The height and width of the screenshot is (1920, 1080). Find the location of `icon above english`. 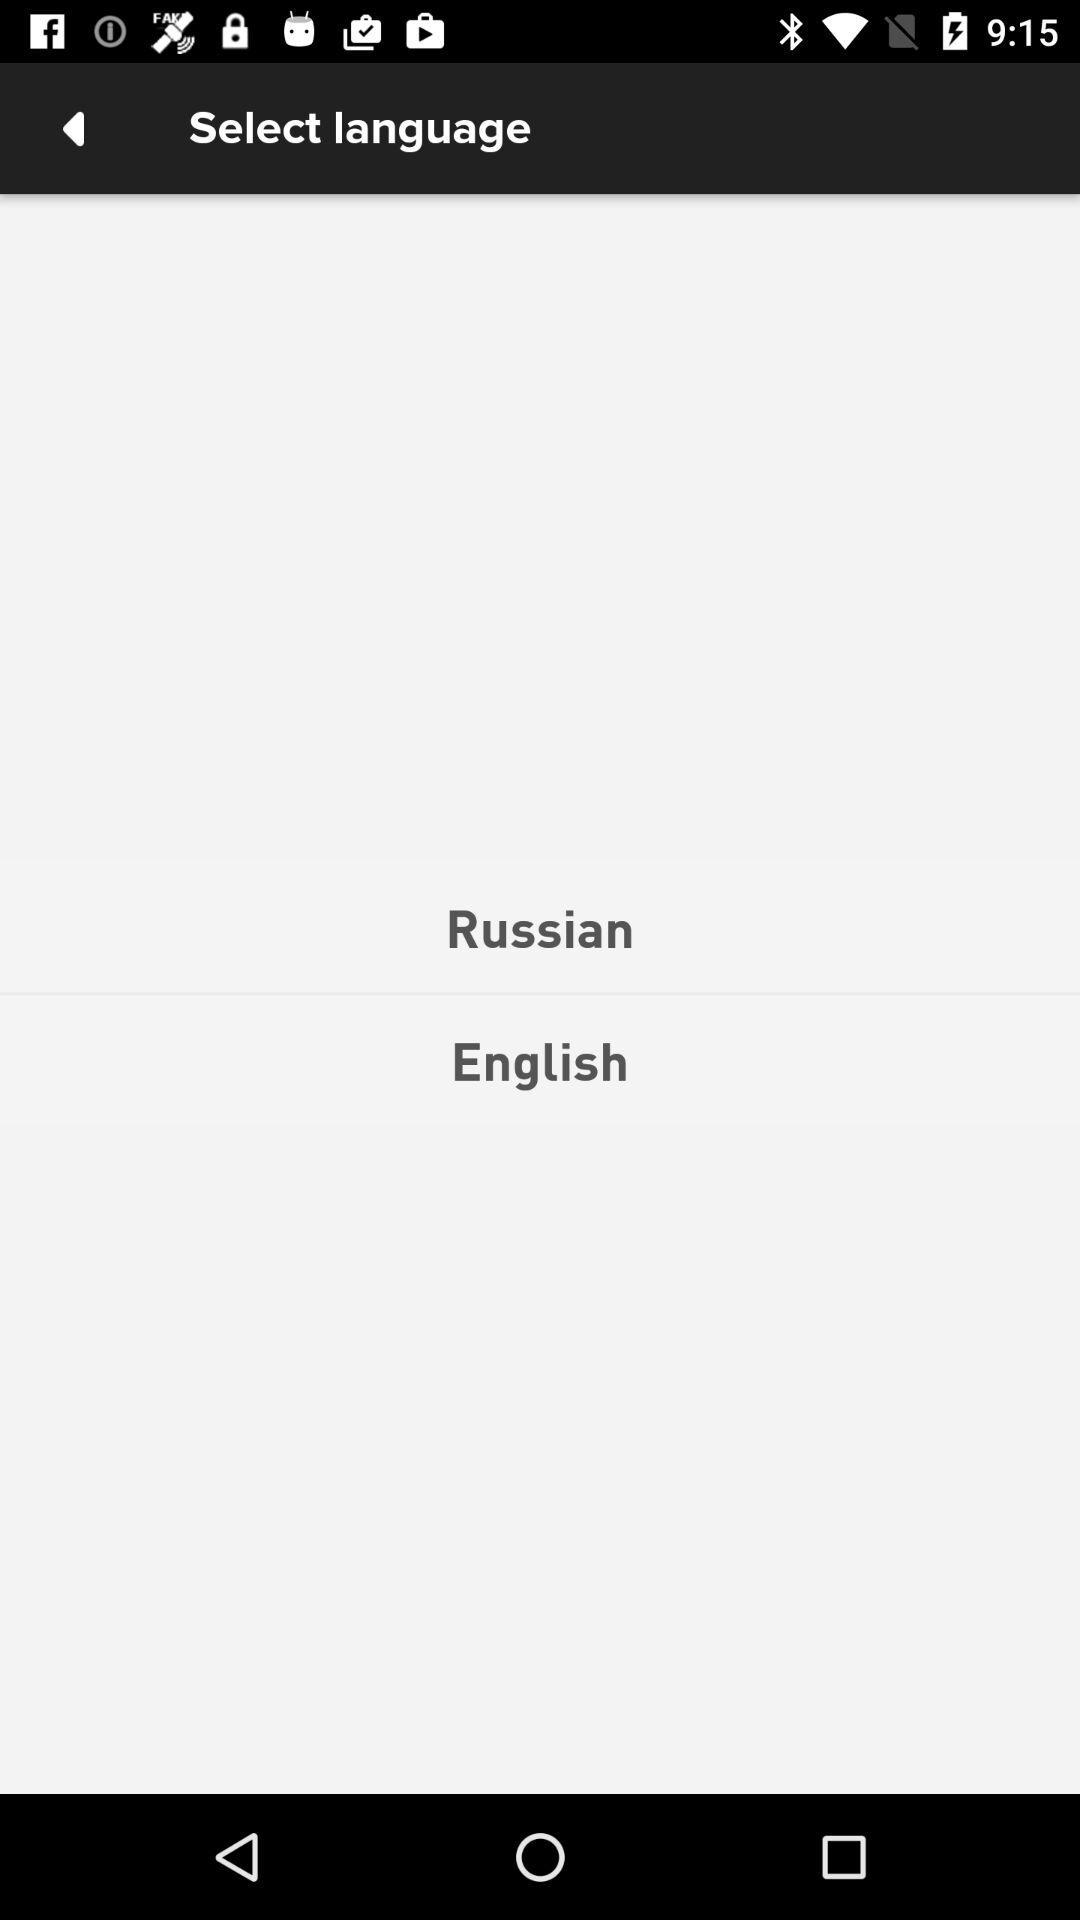

icon above english is located at coordinates (540, 926).